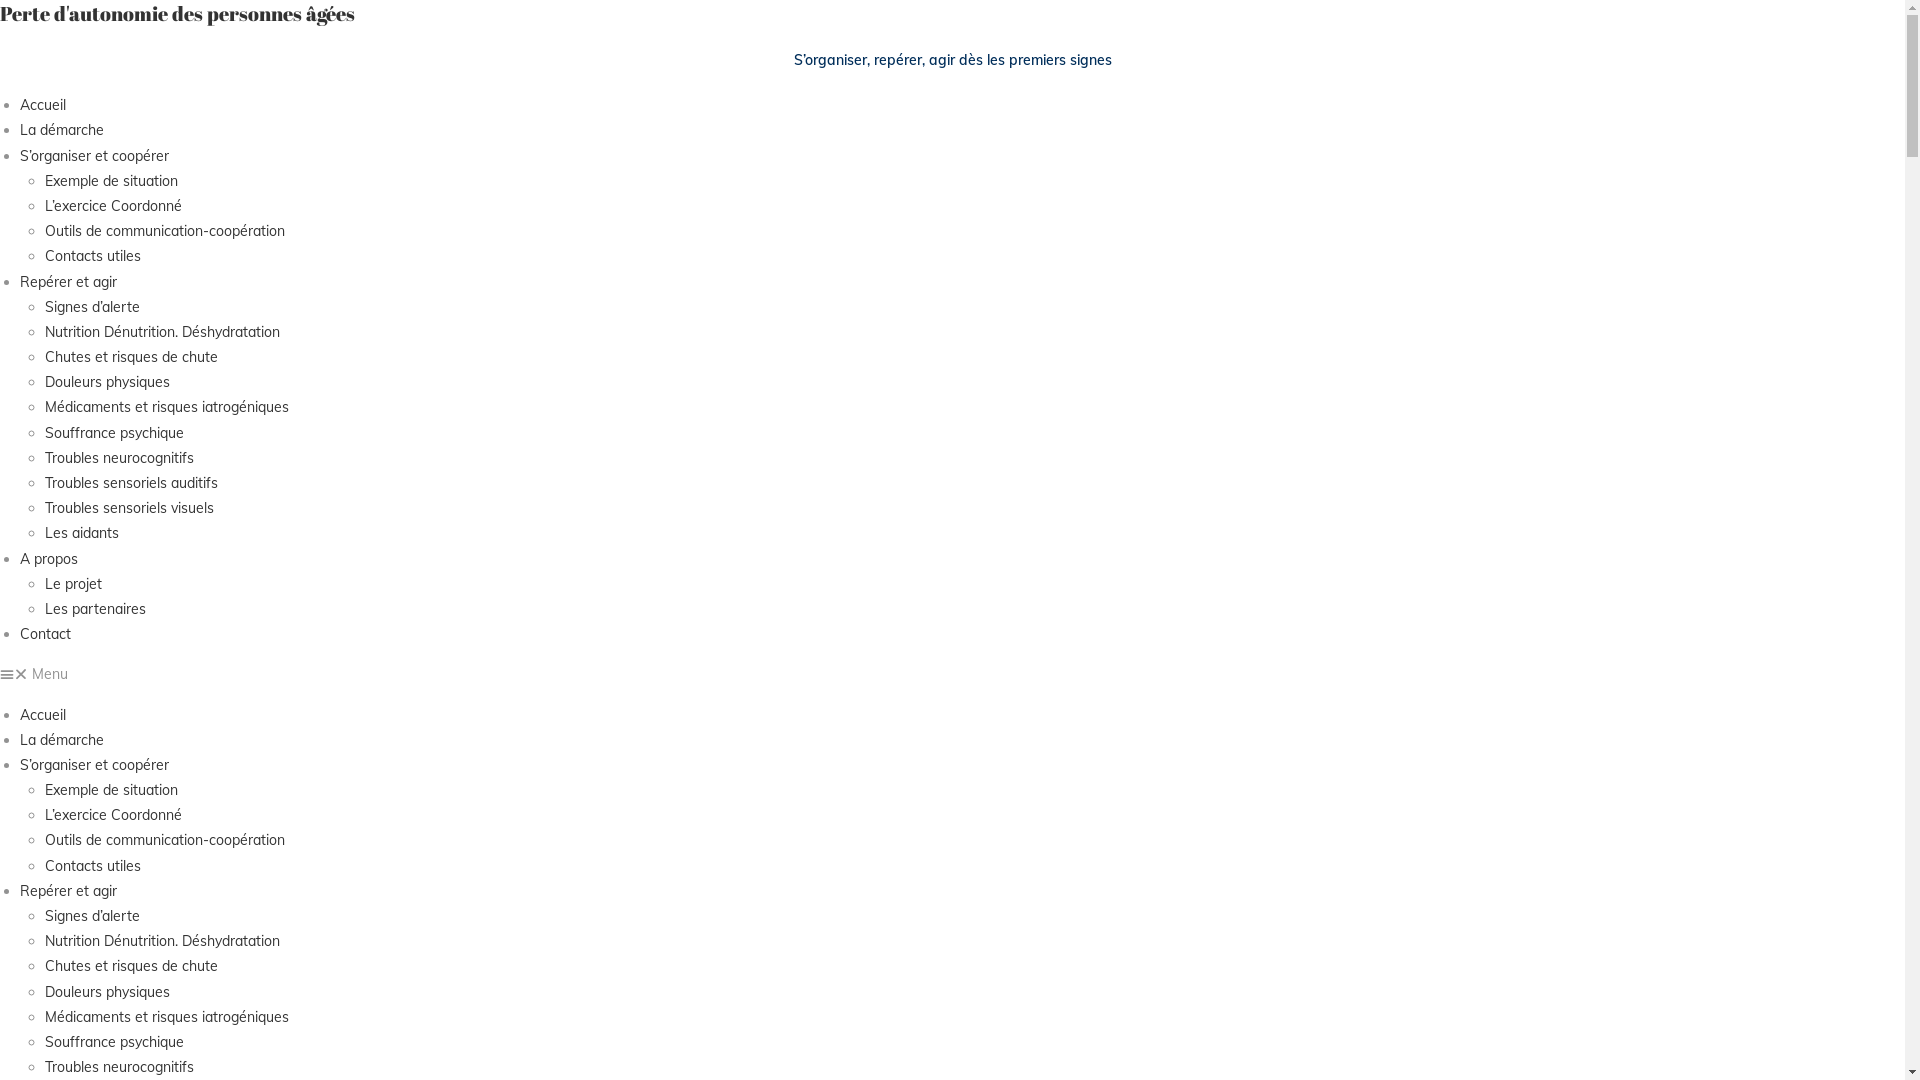 This screenshot has height=1080, width=1920. What do you see at coordinates (130, 964) in the screenshot?
I see `'Chutes et risques de chute'` at bounding box center [130, 964].